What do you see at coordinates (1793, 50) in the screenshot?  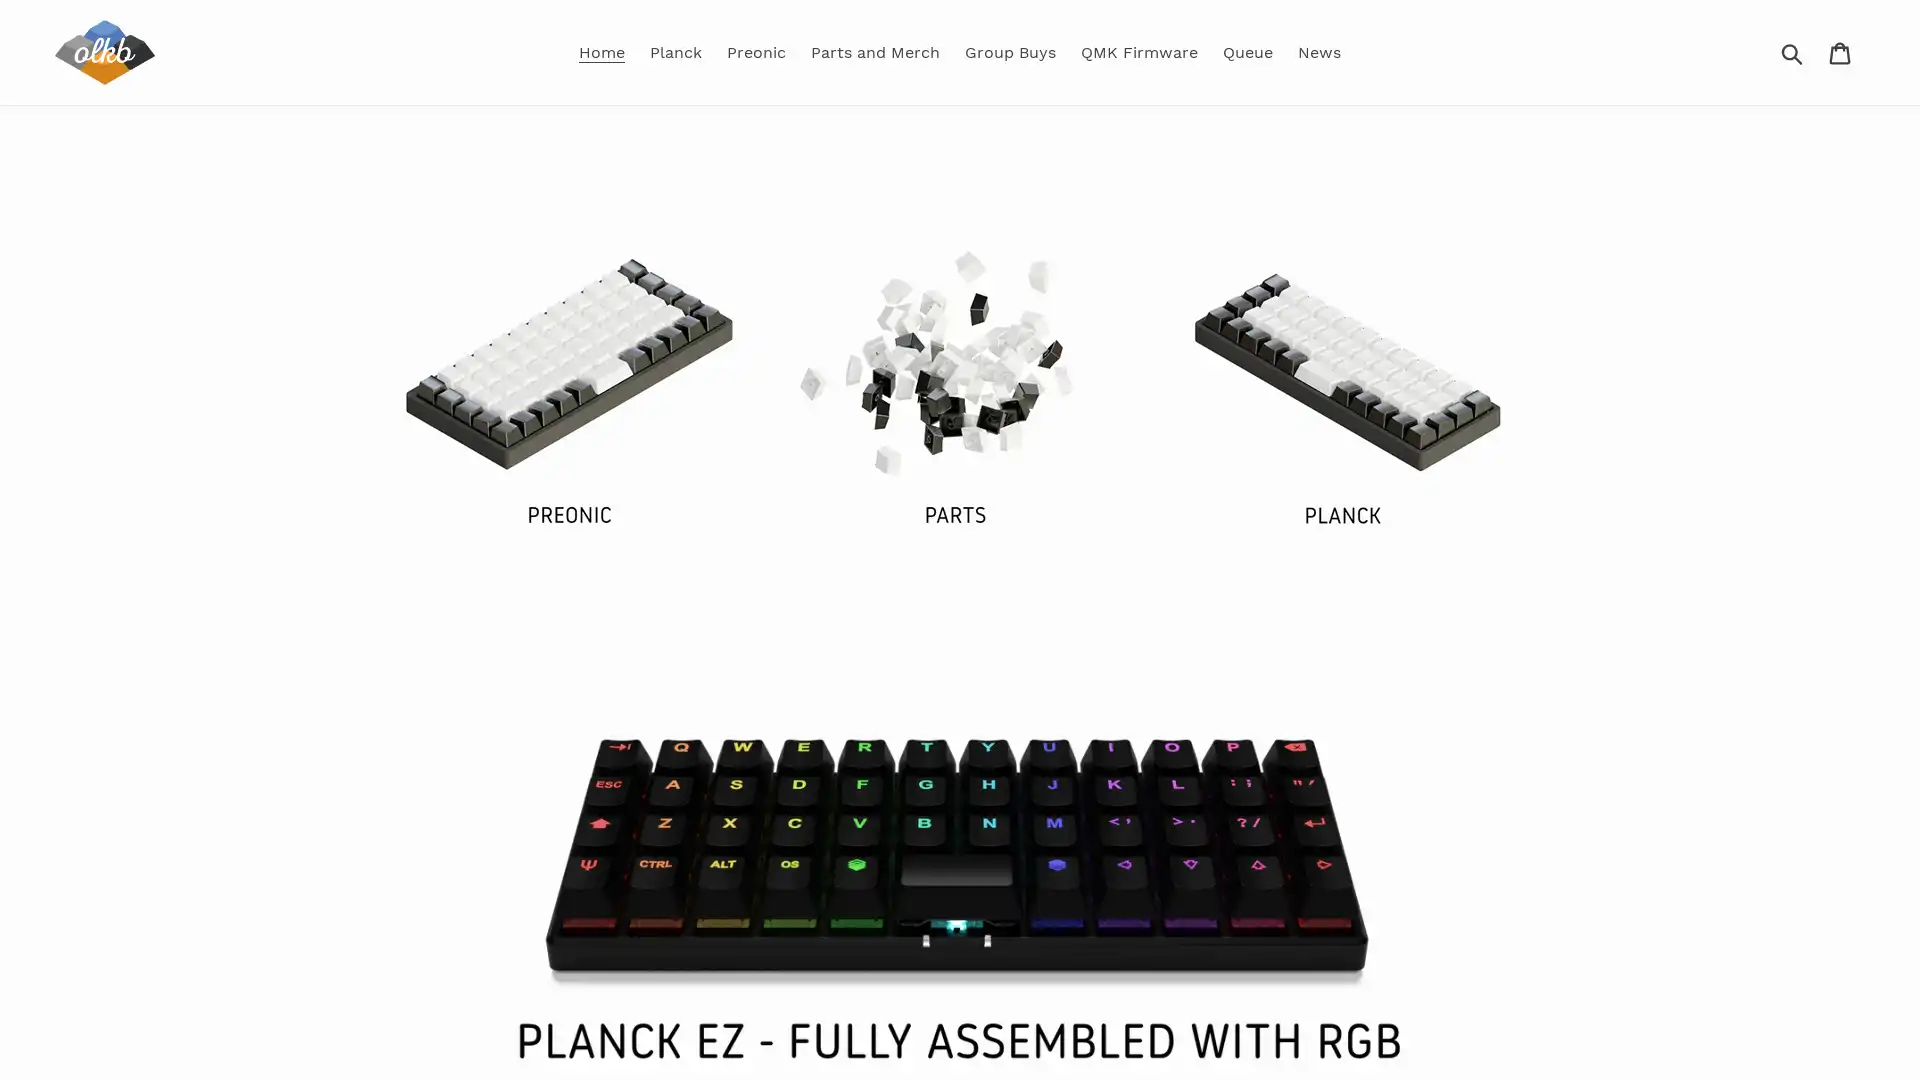 I see `Submit` at bounding box center [1793, 50].